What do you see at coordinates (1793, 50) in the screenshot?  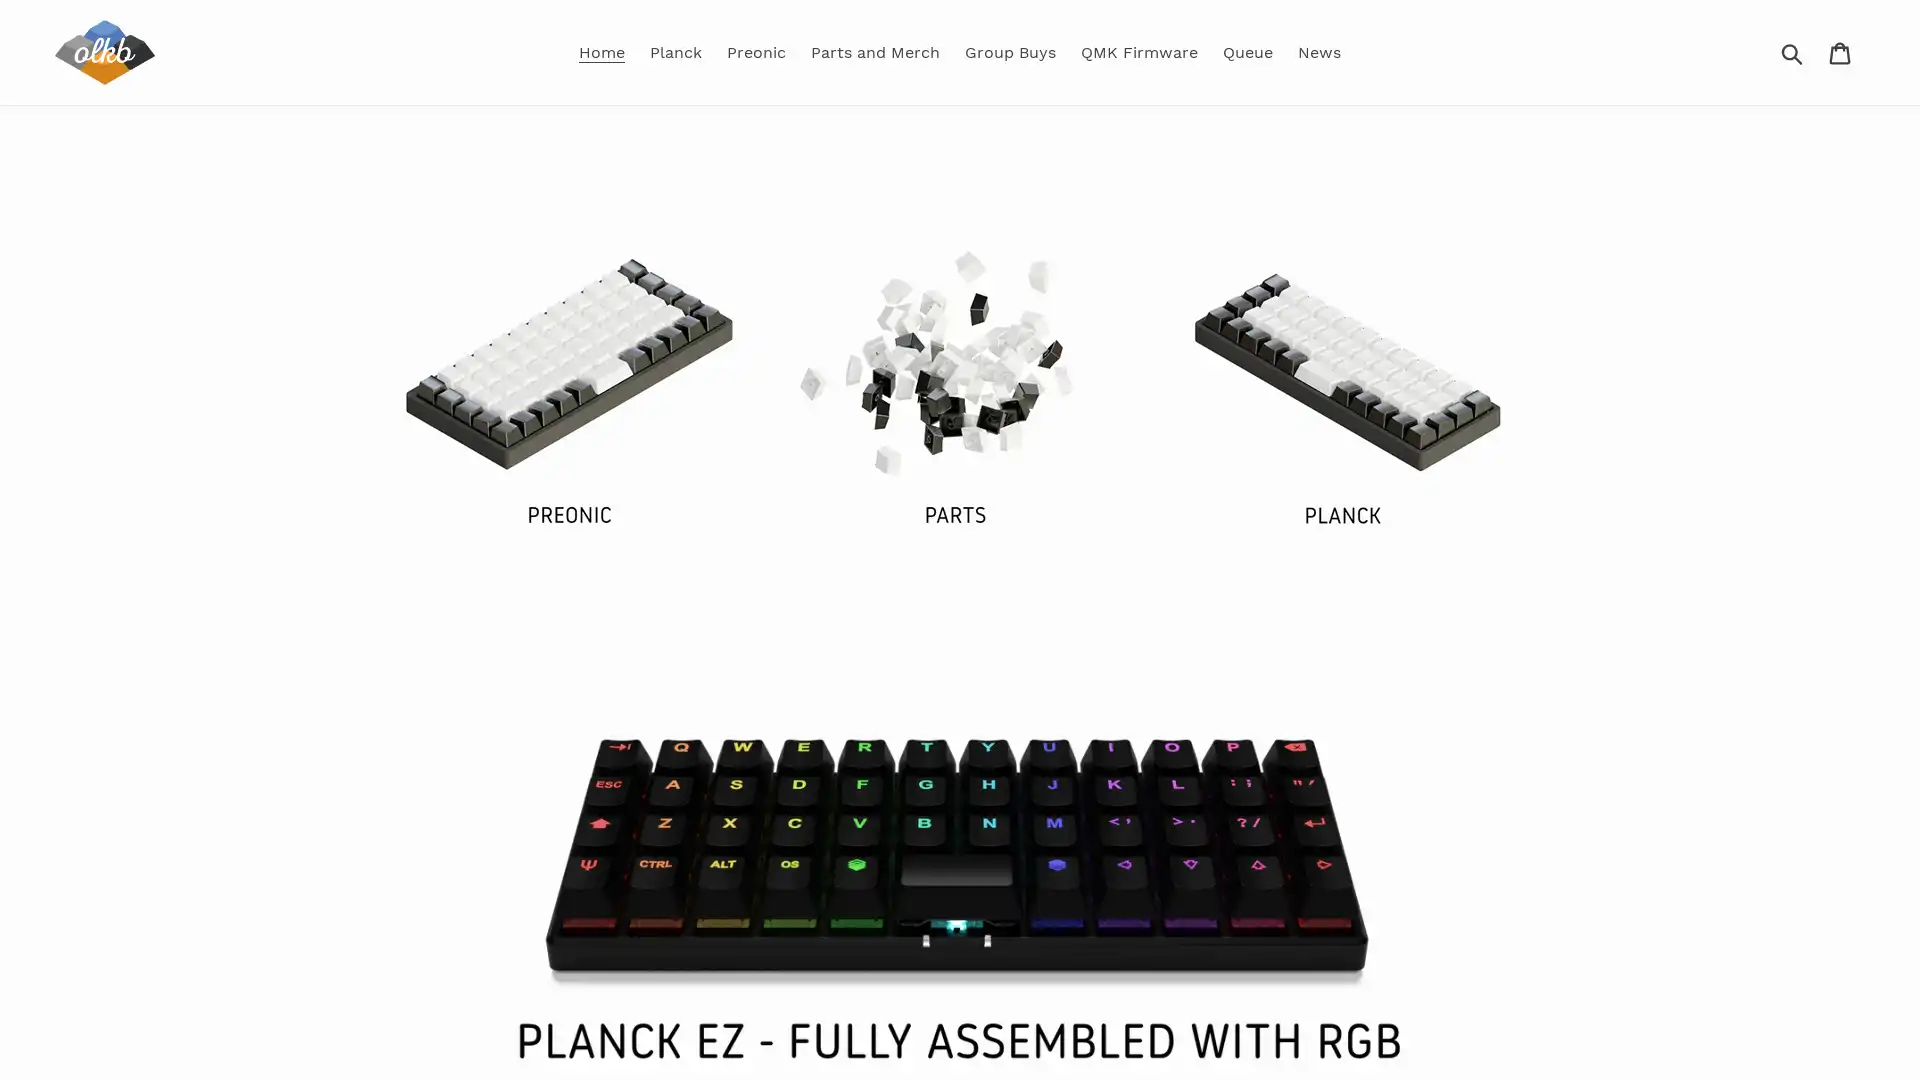 I see `Submit` at bounding box center [1793, 50].